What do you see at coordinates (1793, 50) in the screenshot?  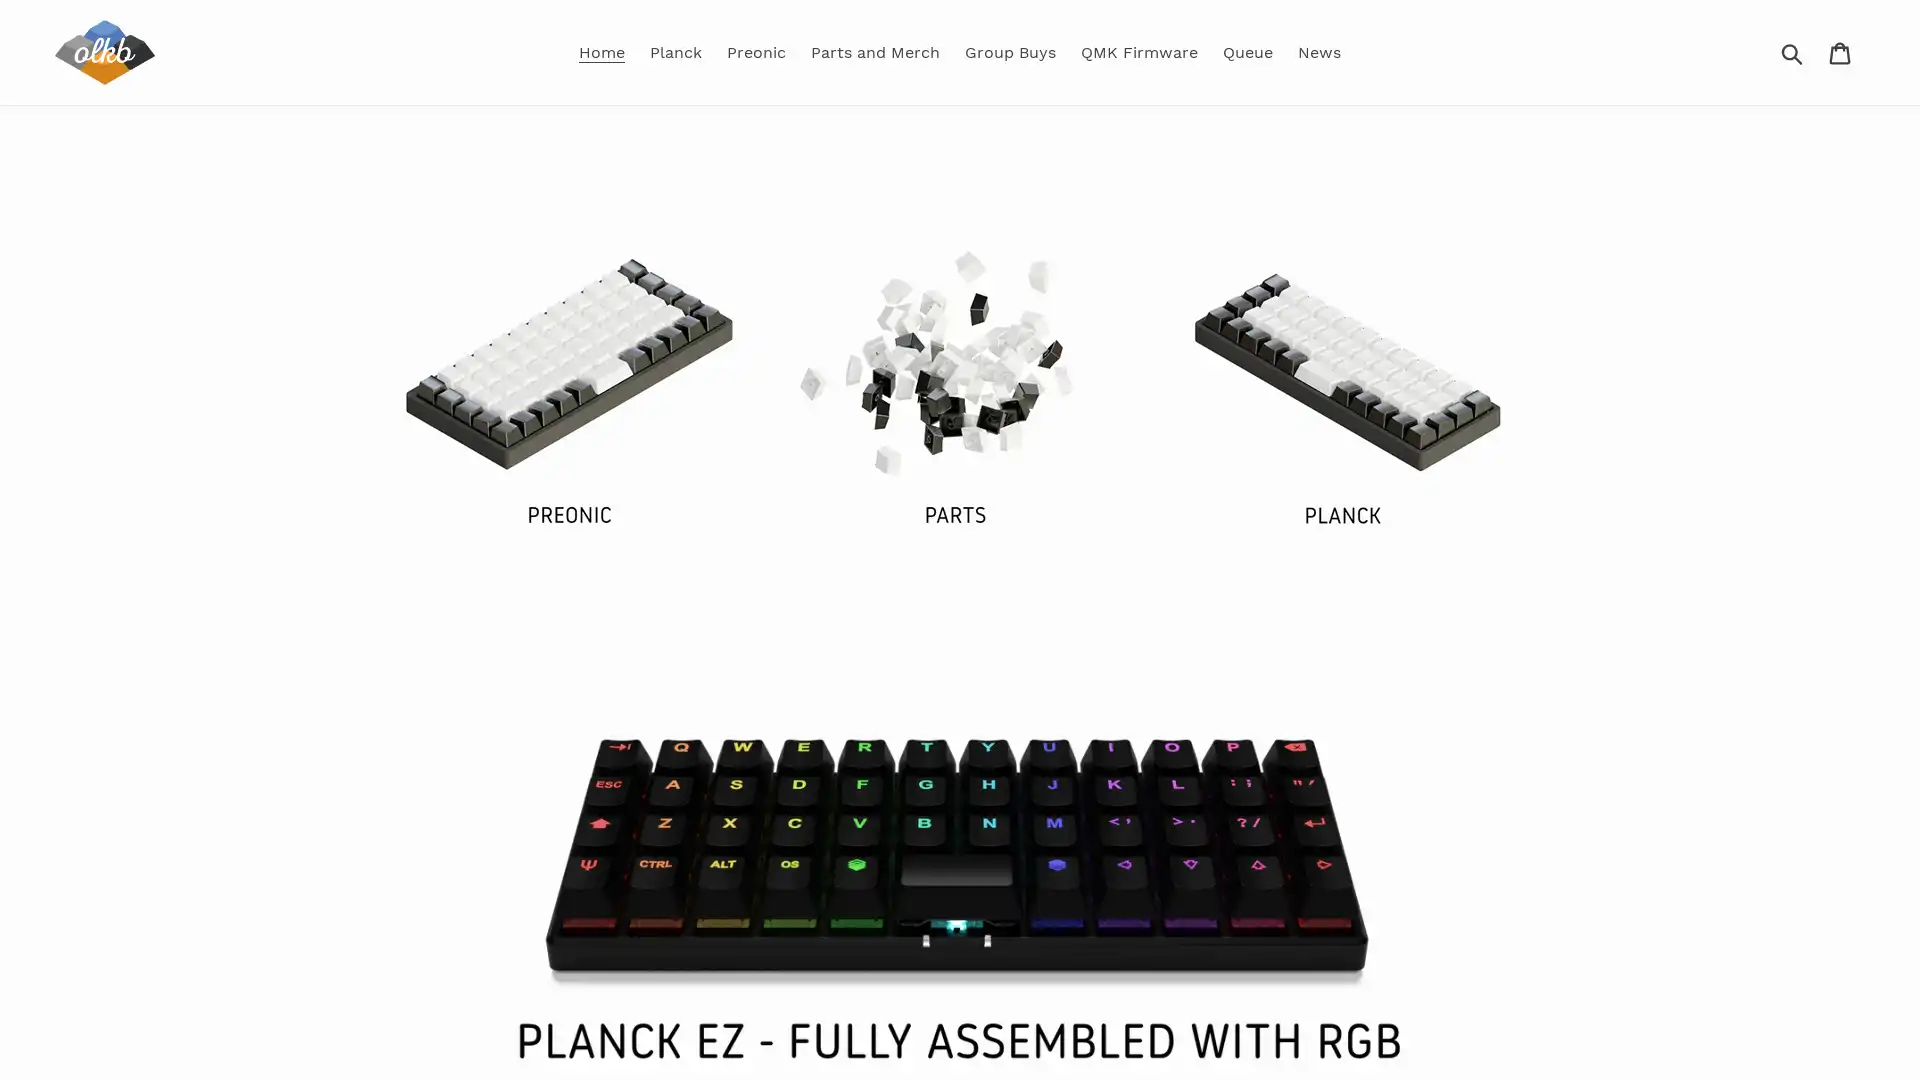 I see `Submit` at bounding box center [1793, 50].